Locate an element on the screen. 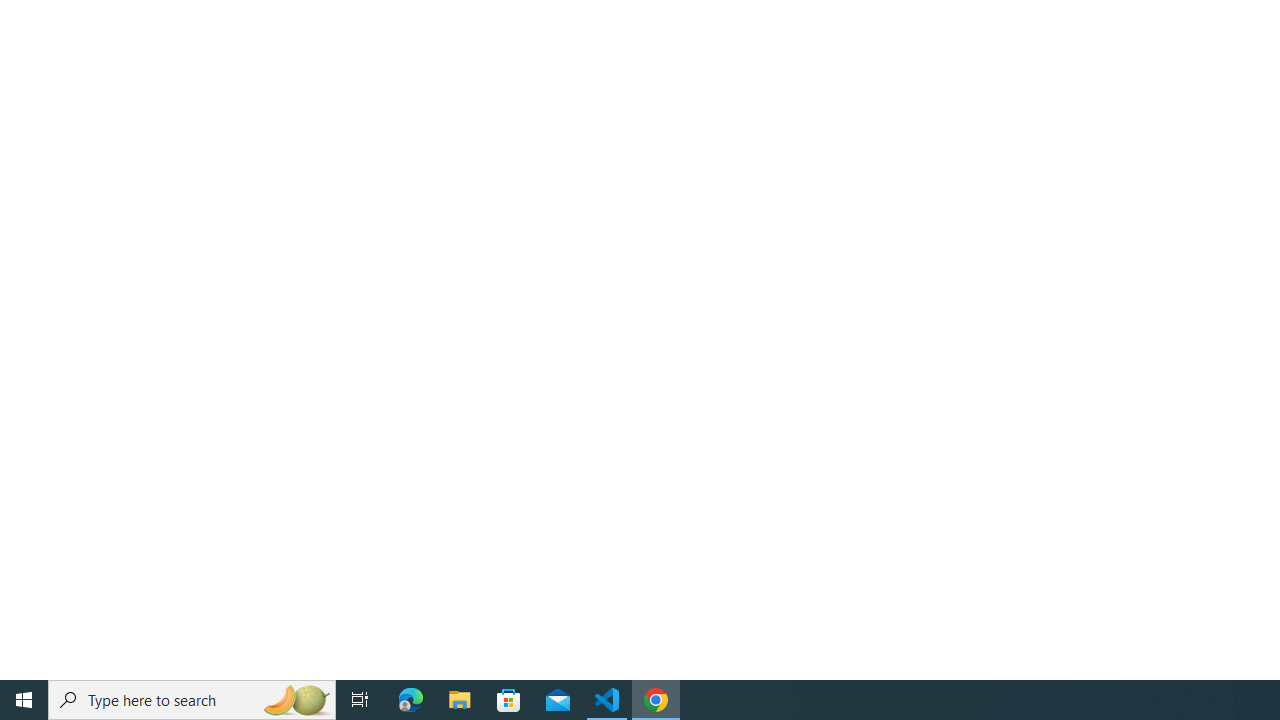 The image size is (1280, 720). 'Type here to search' is located at coordinates (192, 698).